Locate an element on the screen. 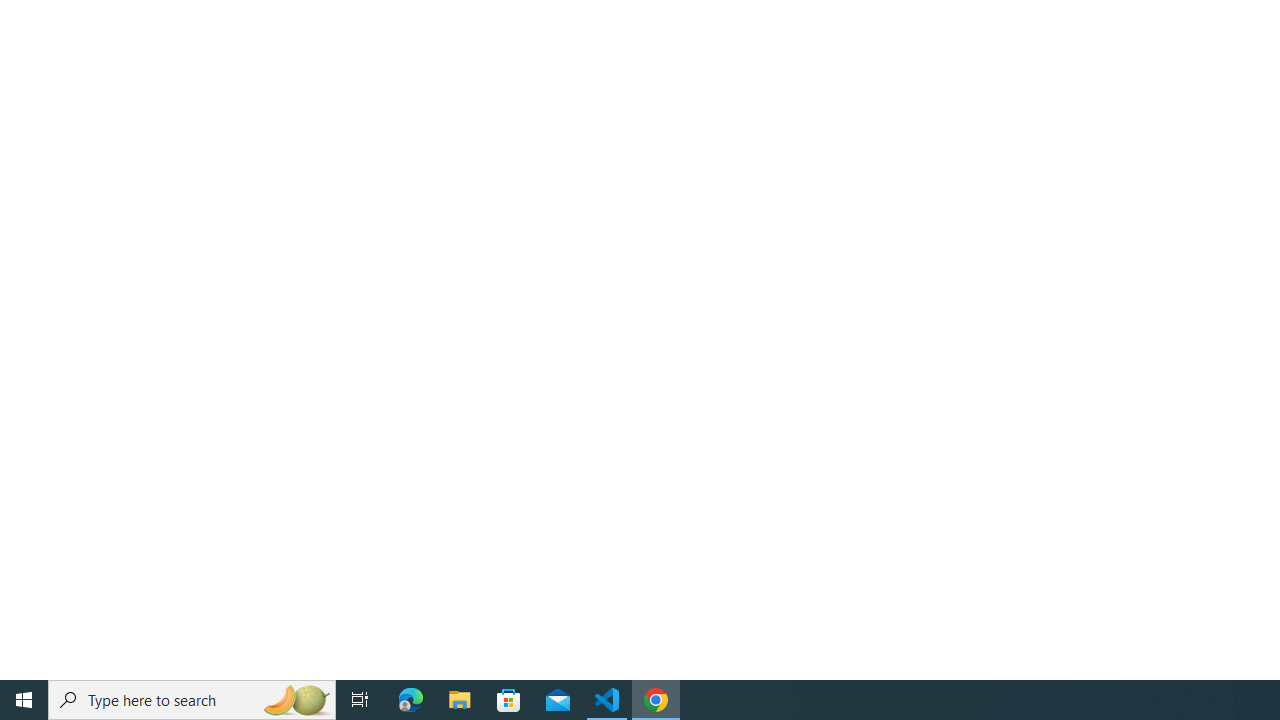 The image size is (1280, 720). 'Type here to search' is located at coordinates (192, 698).